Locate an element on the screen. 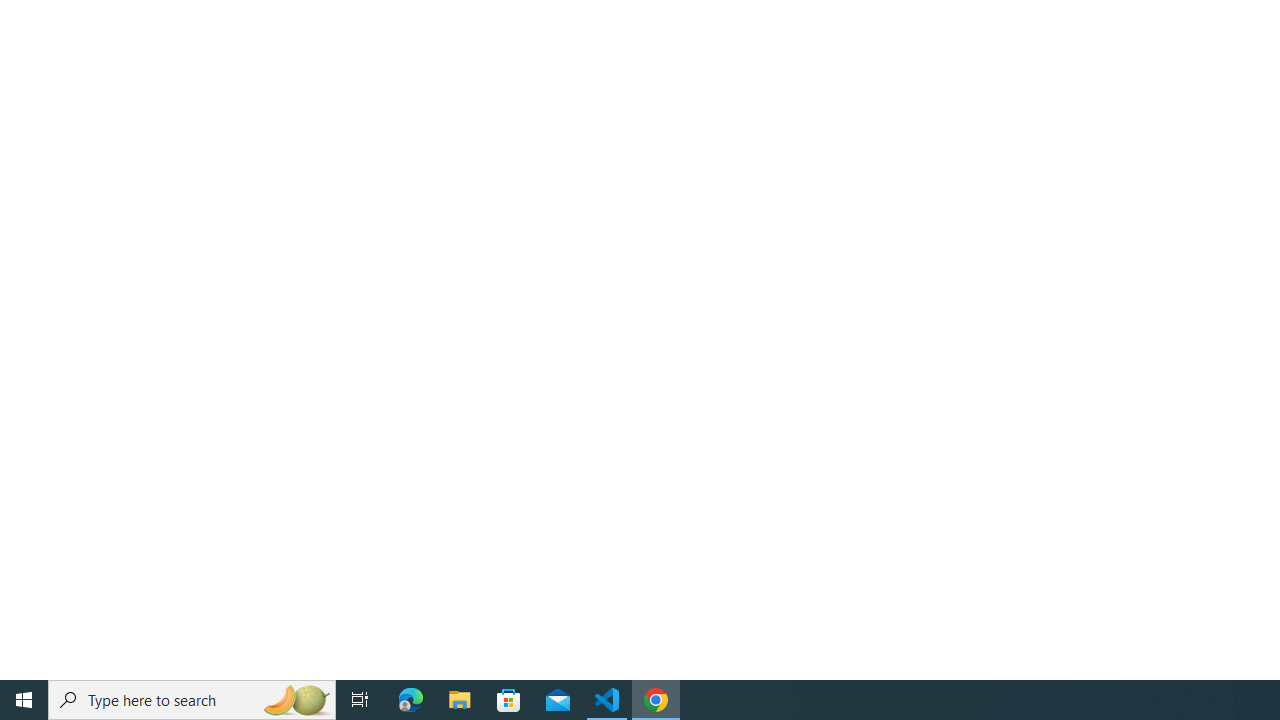 The image size is (1280, 720). 'Type here to search' is located at coordinates (192, 698).